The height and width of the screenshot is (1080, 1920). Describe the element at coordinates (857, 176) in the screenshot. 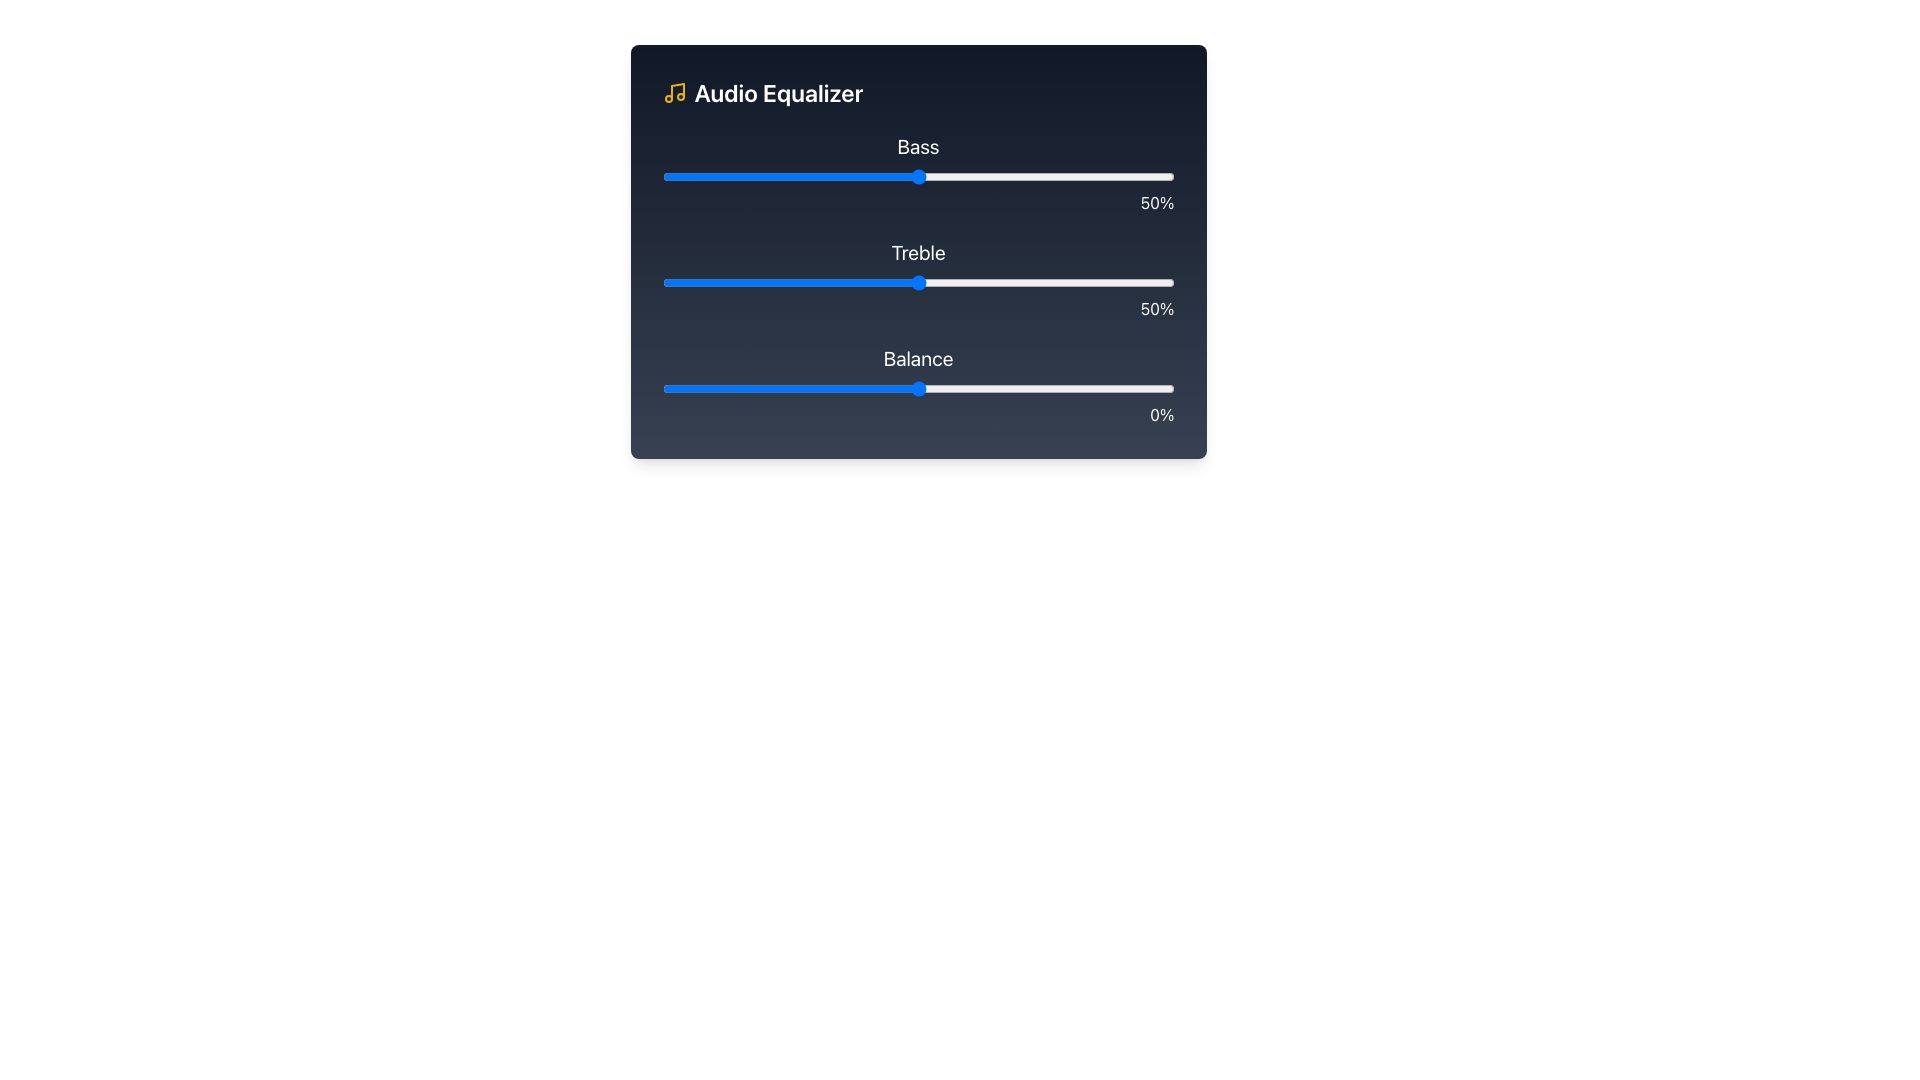

I see `the bass level` at that location.